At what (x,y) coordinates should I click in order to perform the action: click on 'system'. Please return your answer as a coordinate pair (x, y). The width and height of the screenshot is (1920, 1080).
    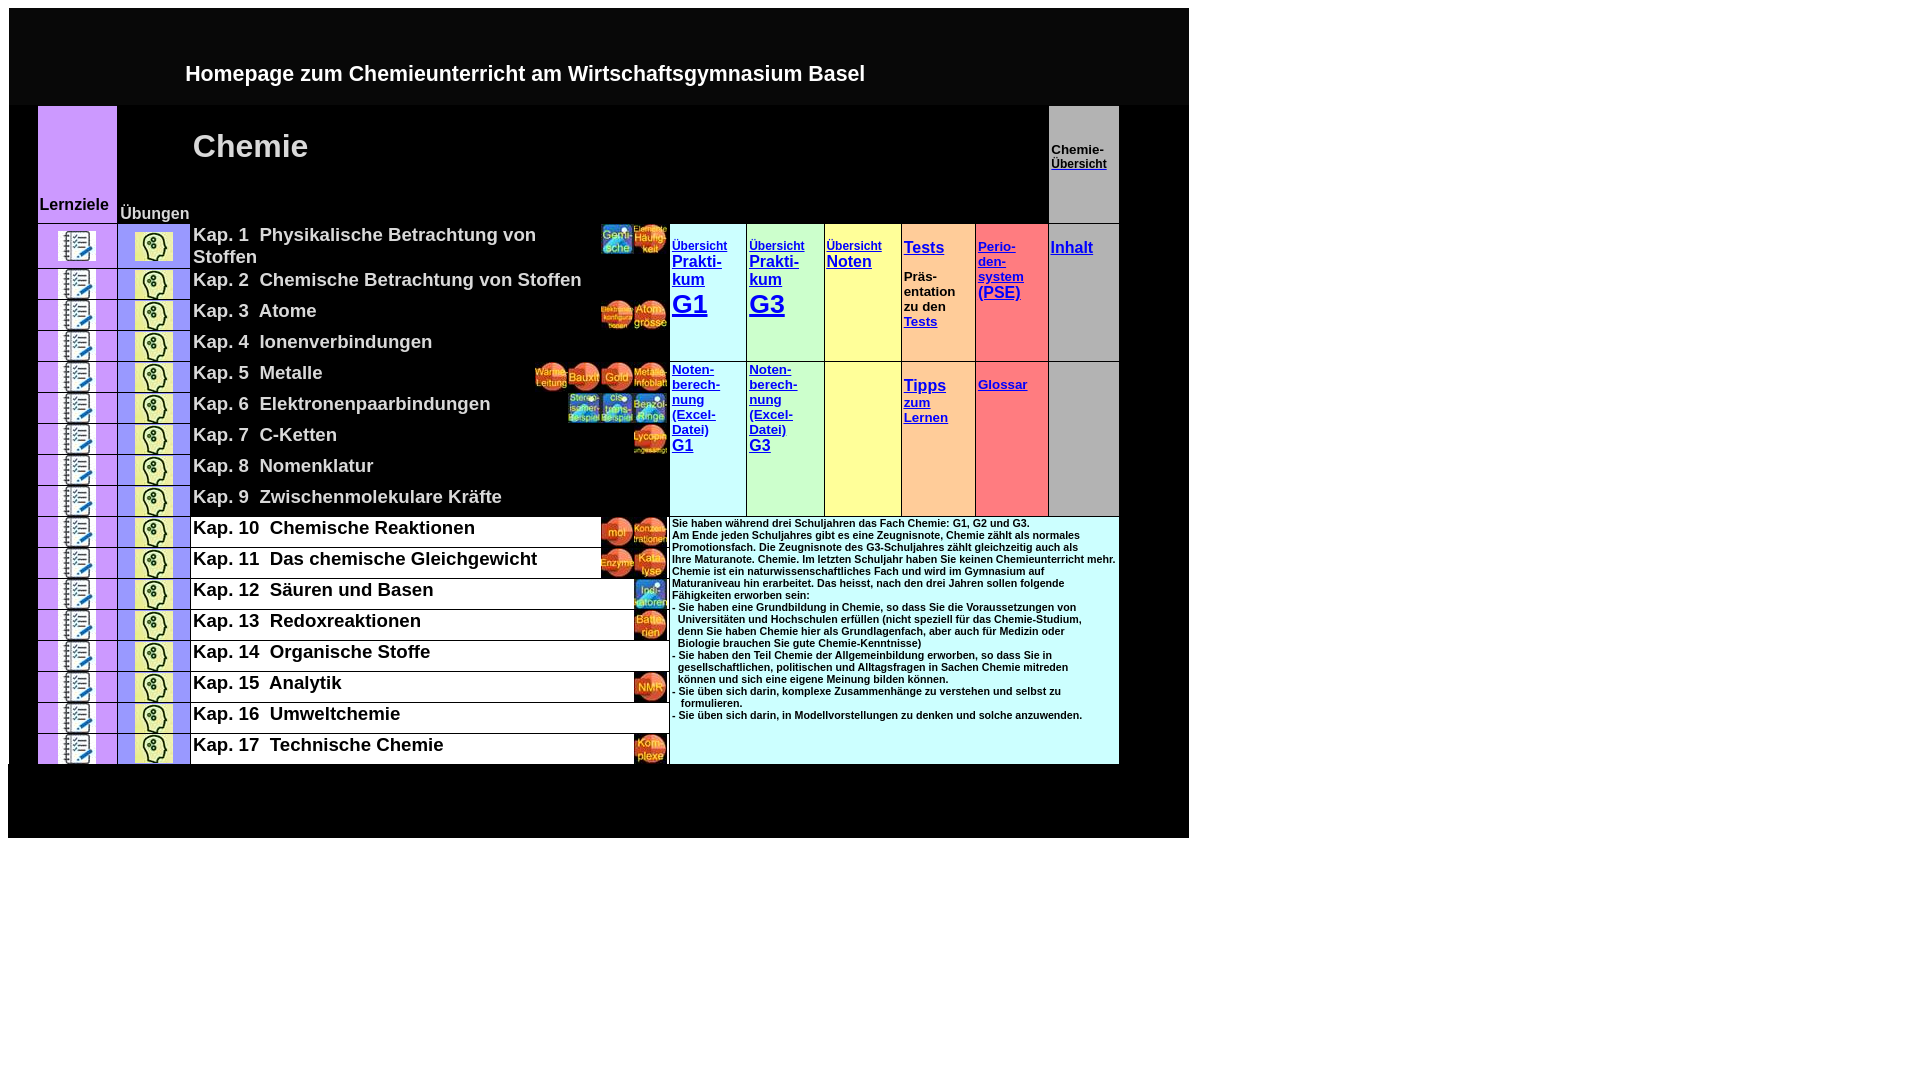
    Looking at the image, I should click on (1001, 276).